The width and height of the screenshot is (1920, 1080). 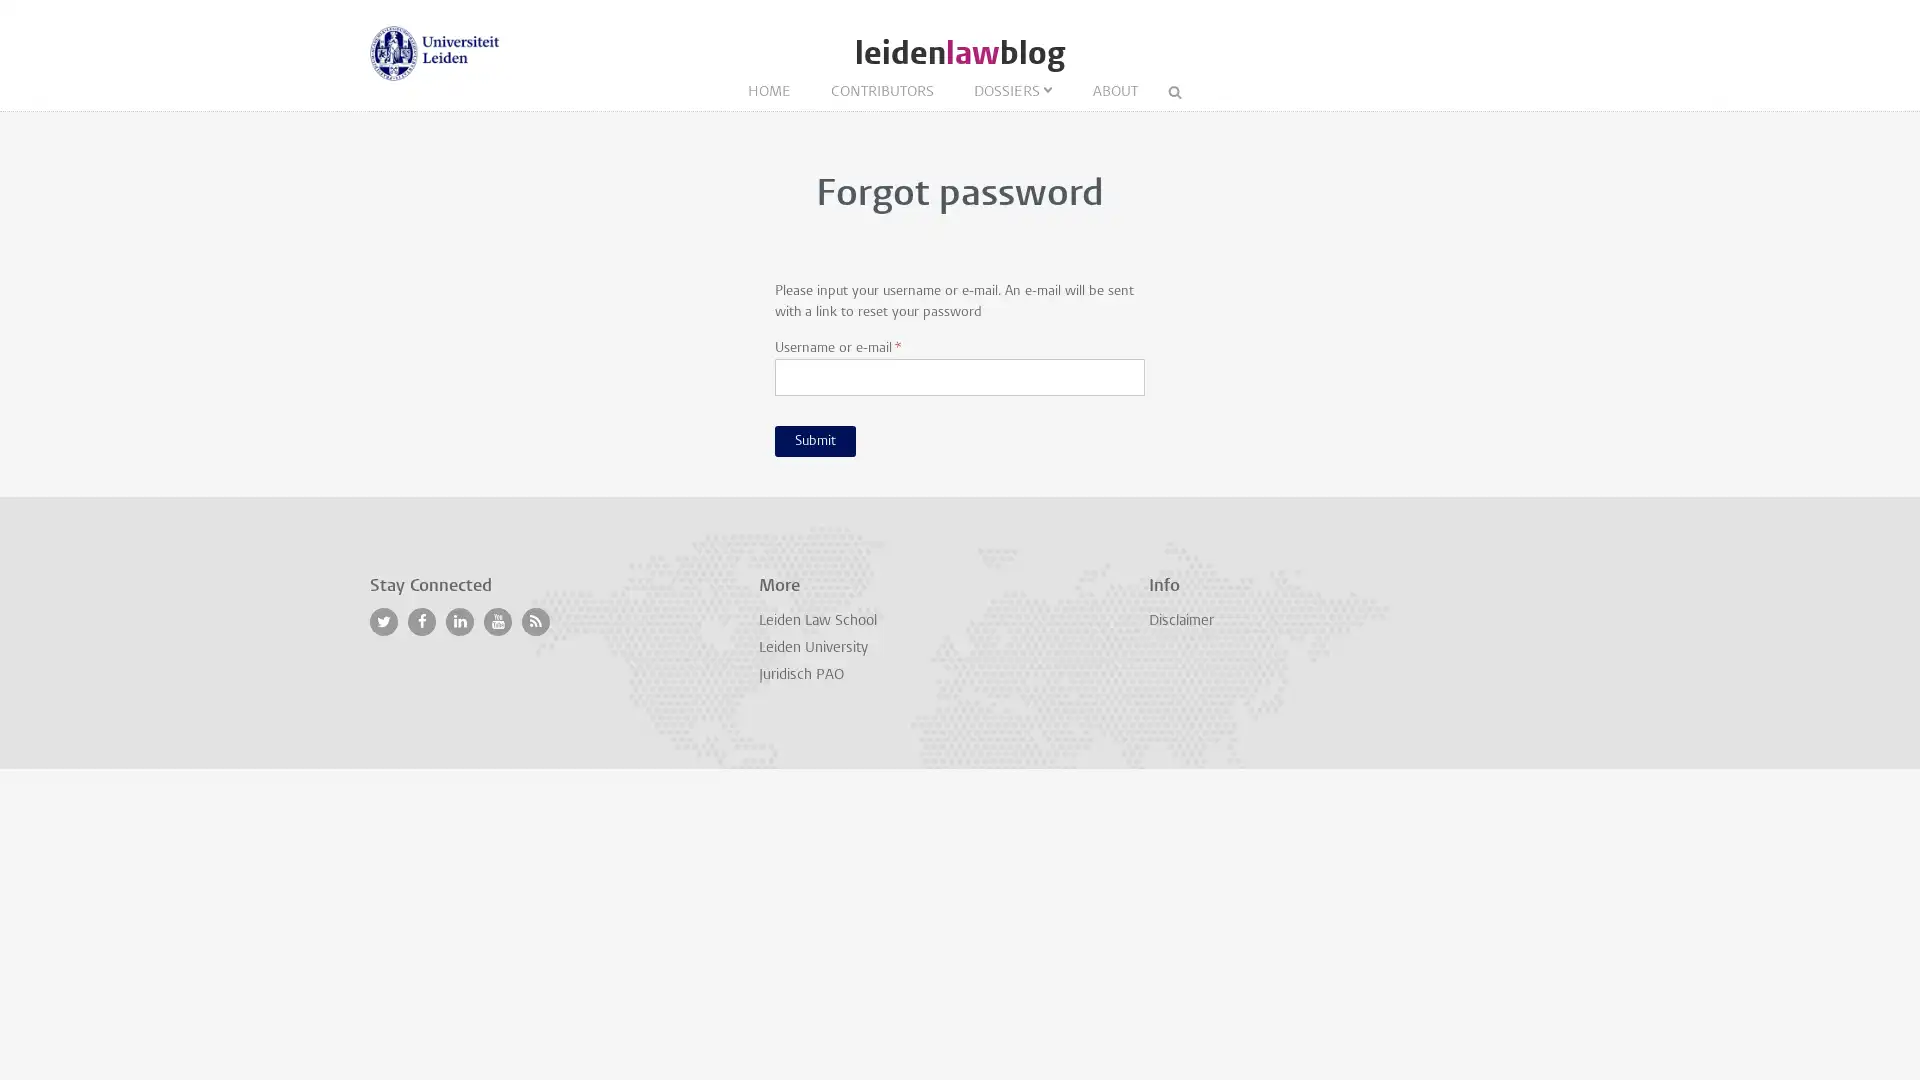 I want to click on Submit, so click(x=815, y=439).